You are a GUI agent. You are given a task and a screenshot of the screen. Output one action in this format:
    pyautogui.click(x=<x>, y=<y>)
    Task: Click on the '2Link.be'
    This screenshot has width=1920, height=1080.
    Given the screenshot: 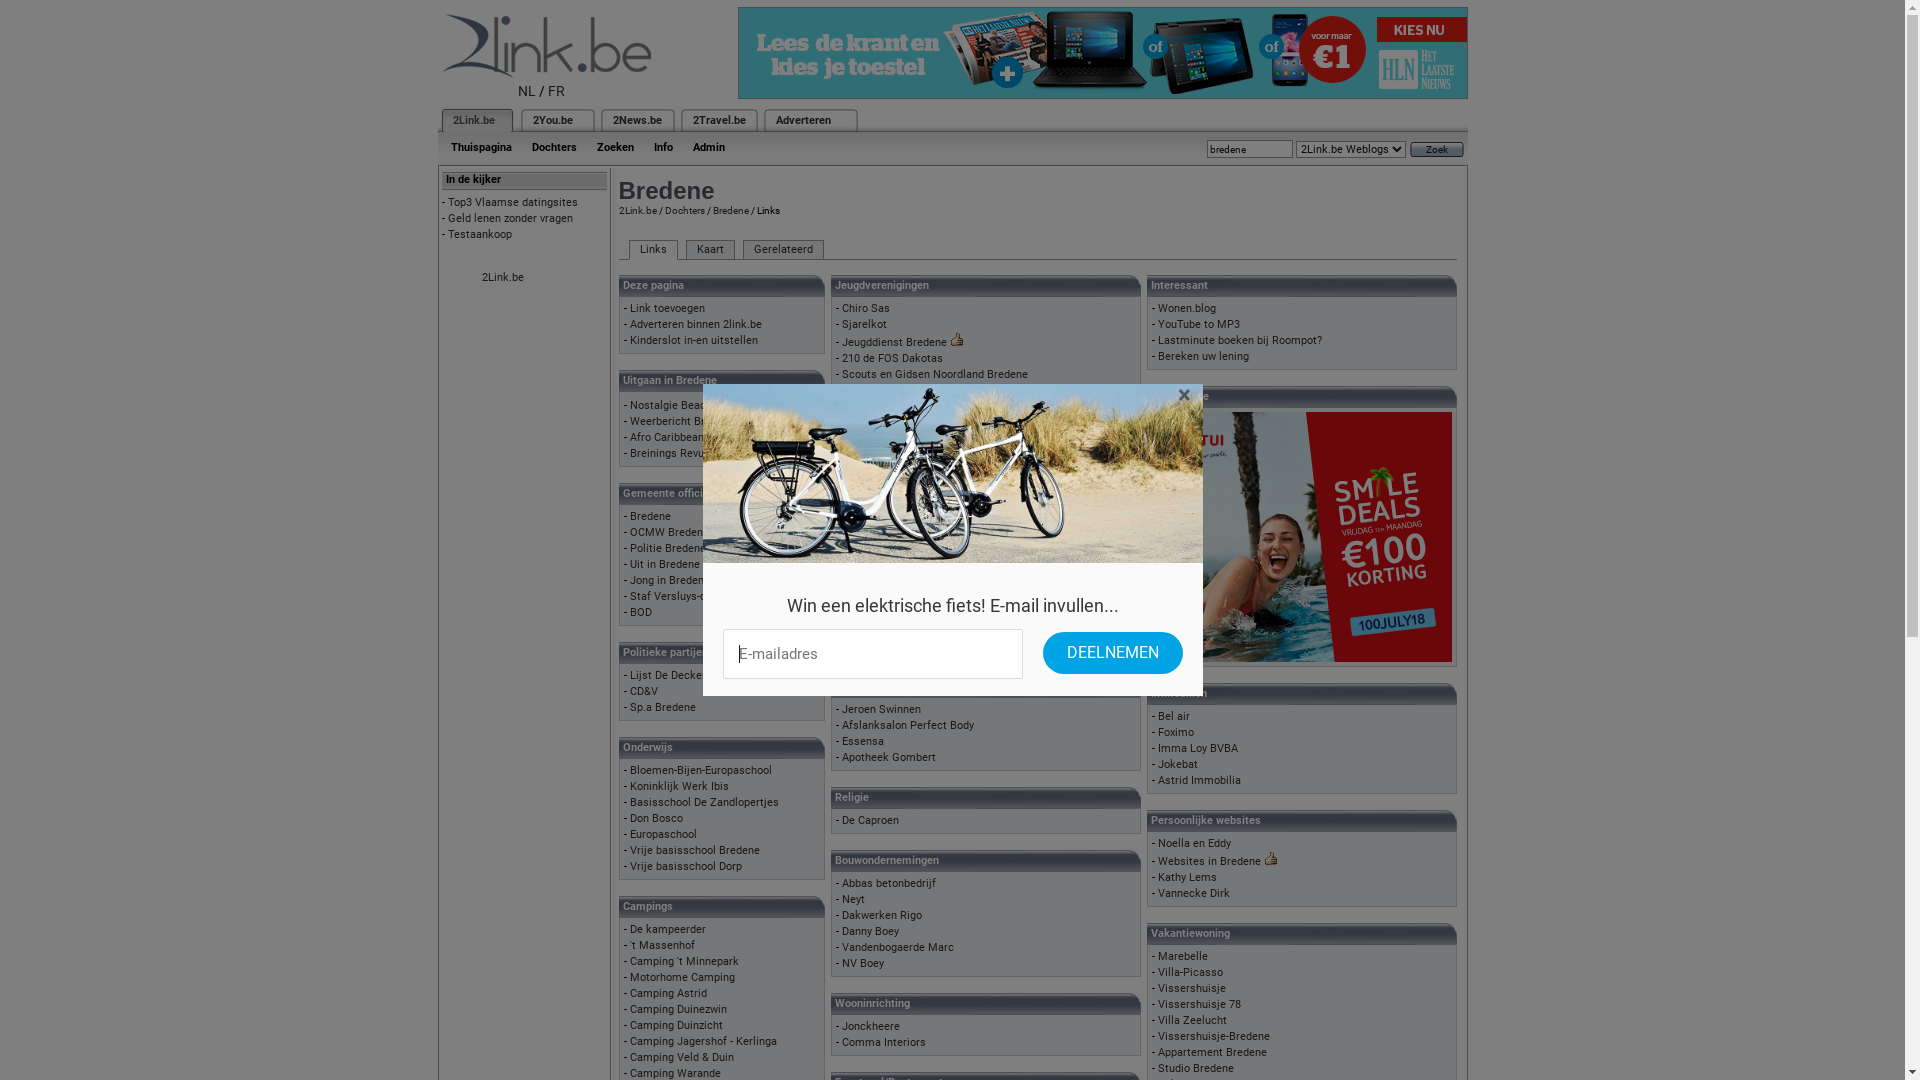 What is the action you would take?
    pyautogui.click(x=472, y=120)
    